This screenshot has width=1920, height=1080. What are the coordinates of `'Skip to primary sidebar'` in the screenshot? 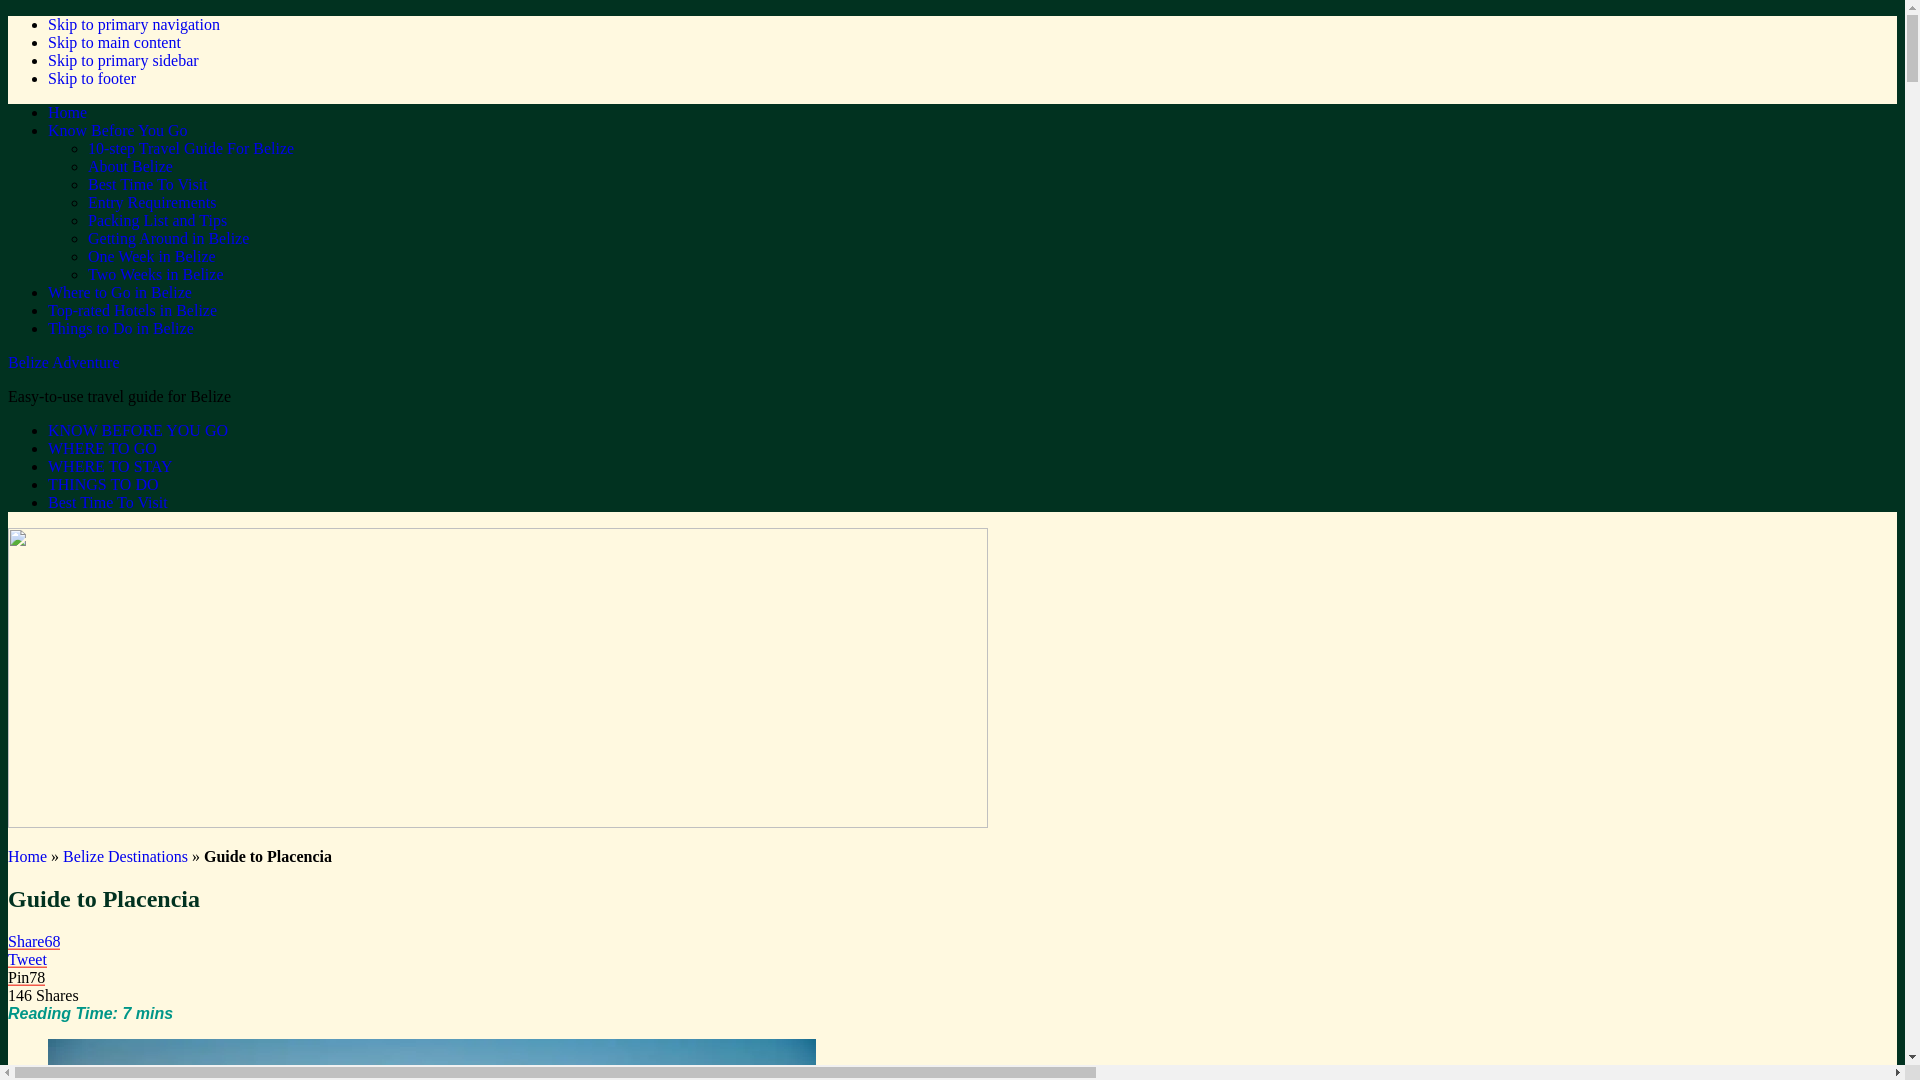 It's located at (48, 59).